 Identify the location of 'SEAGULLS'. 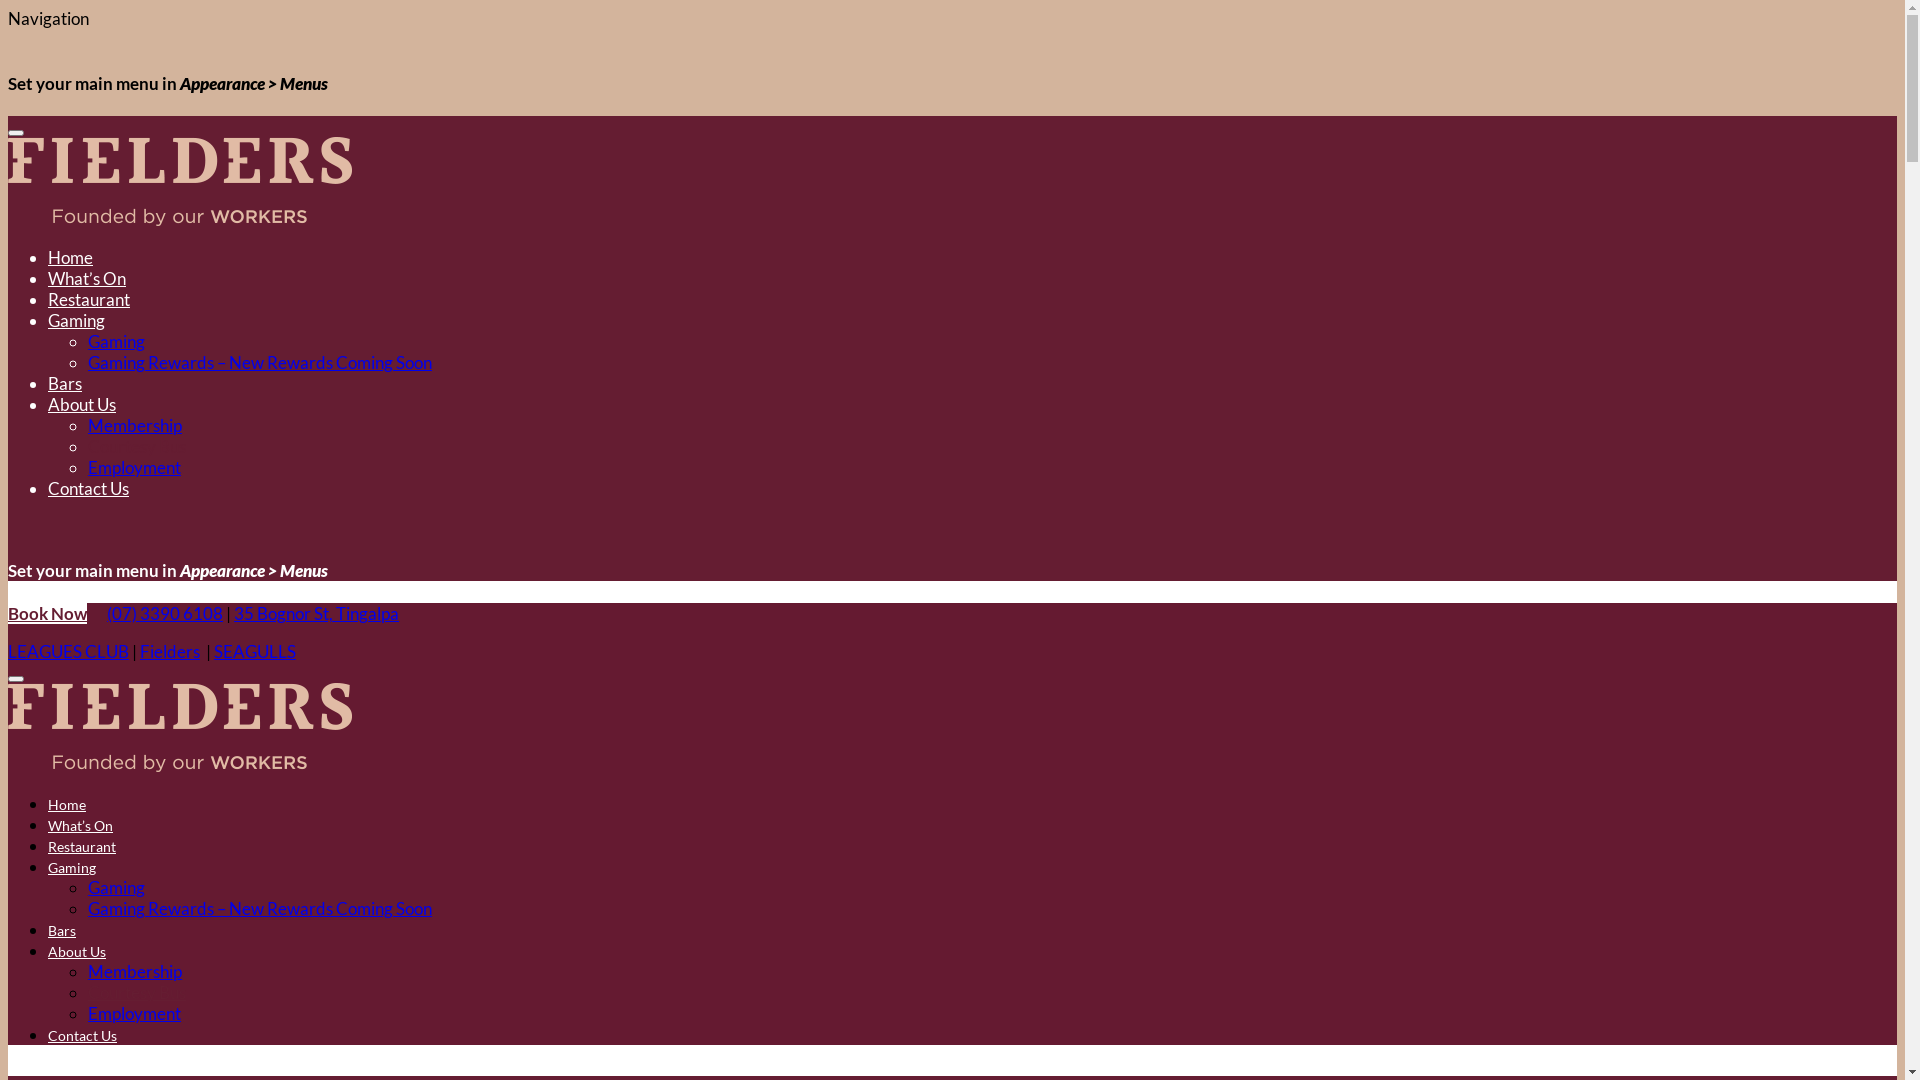
(253, 651).